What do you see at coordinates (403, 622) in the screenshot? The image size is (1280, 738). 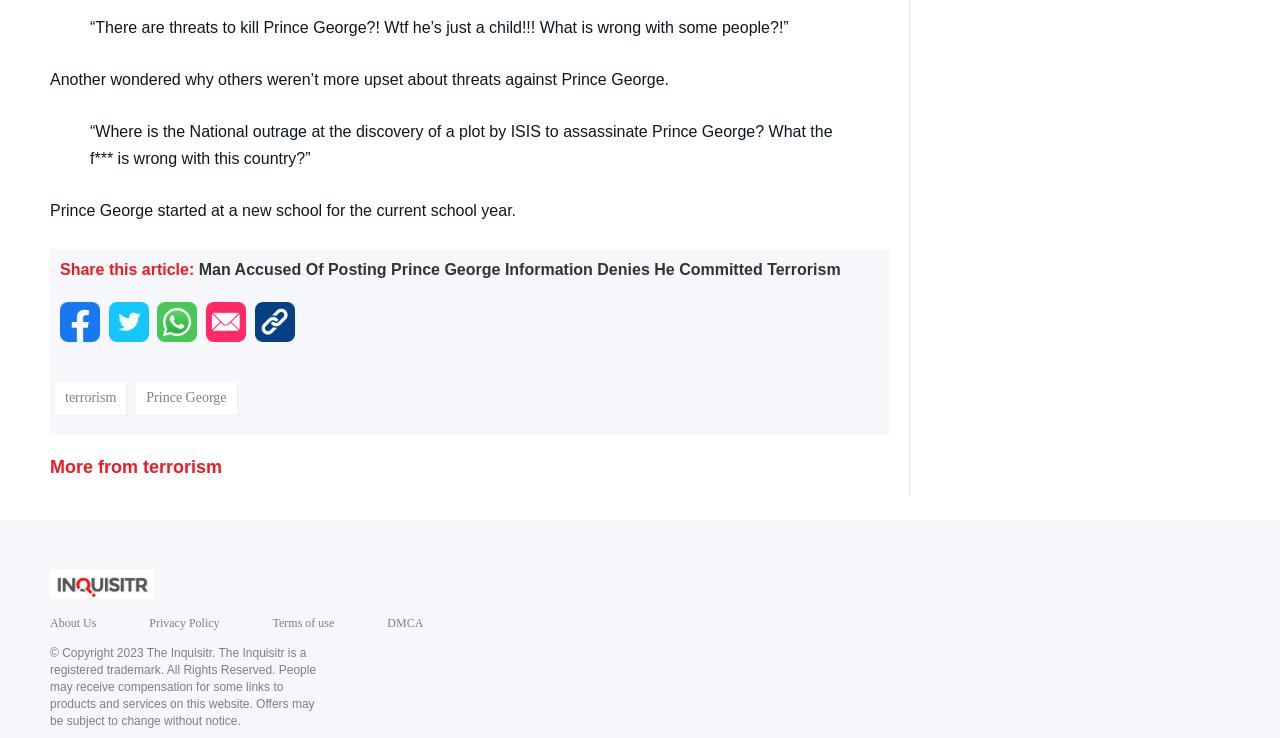 I see `'DMCA'` at bounding box center [403, 622].